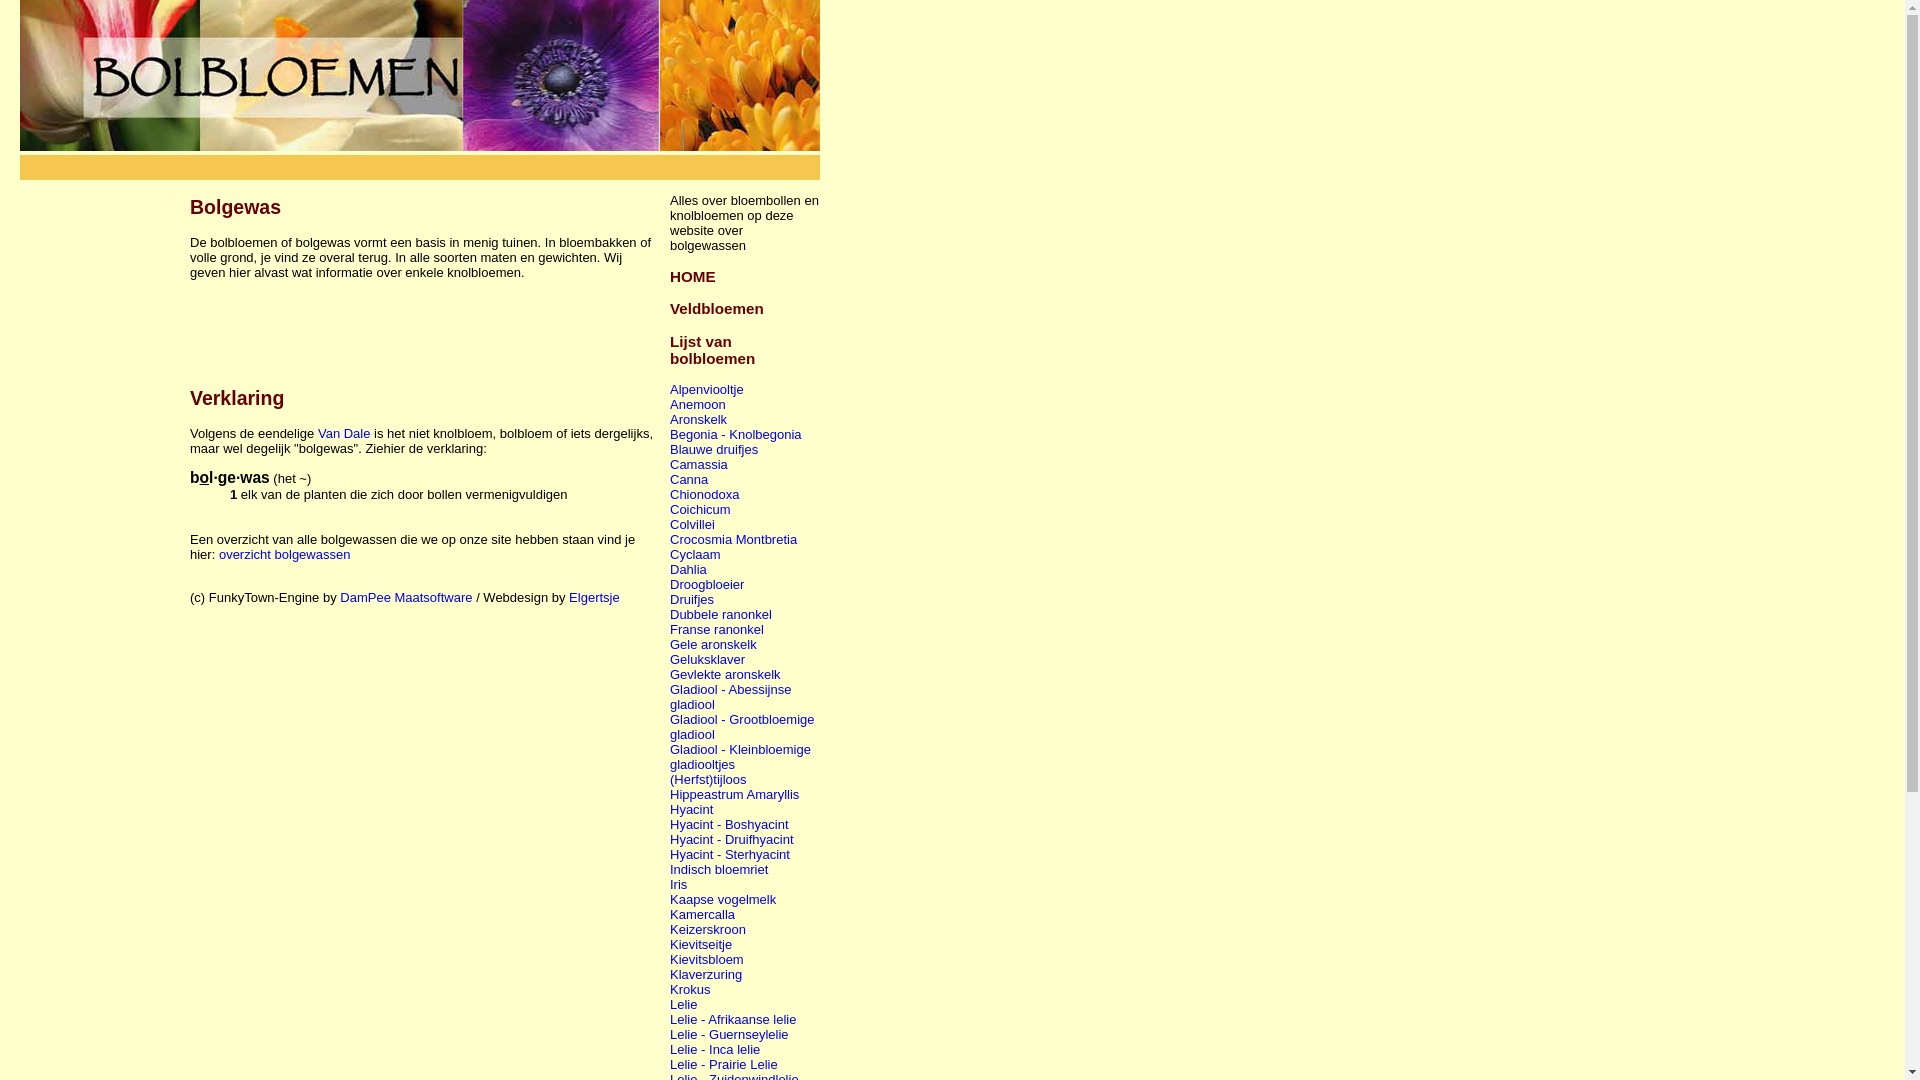  I want to click on 'Kievitseitje', so click(670, 944).